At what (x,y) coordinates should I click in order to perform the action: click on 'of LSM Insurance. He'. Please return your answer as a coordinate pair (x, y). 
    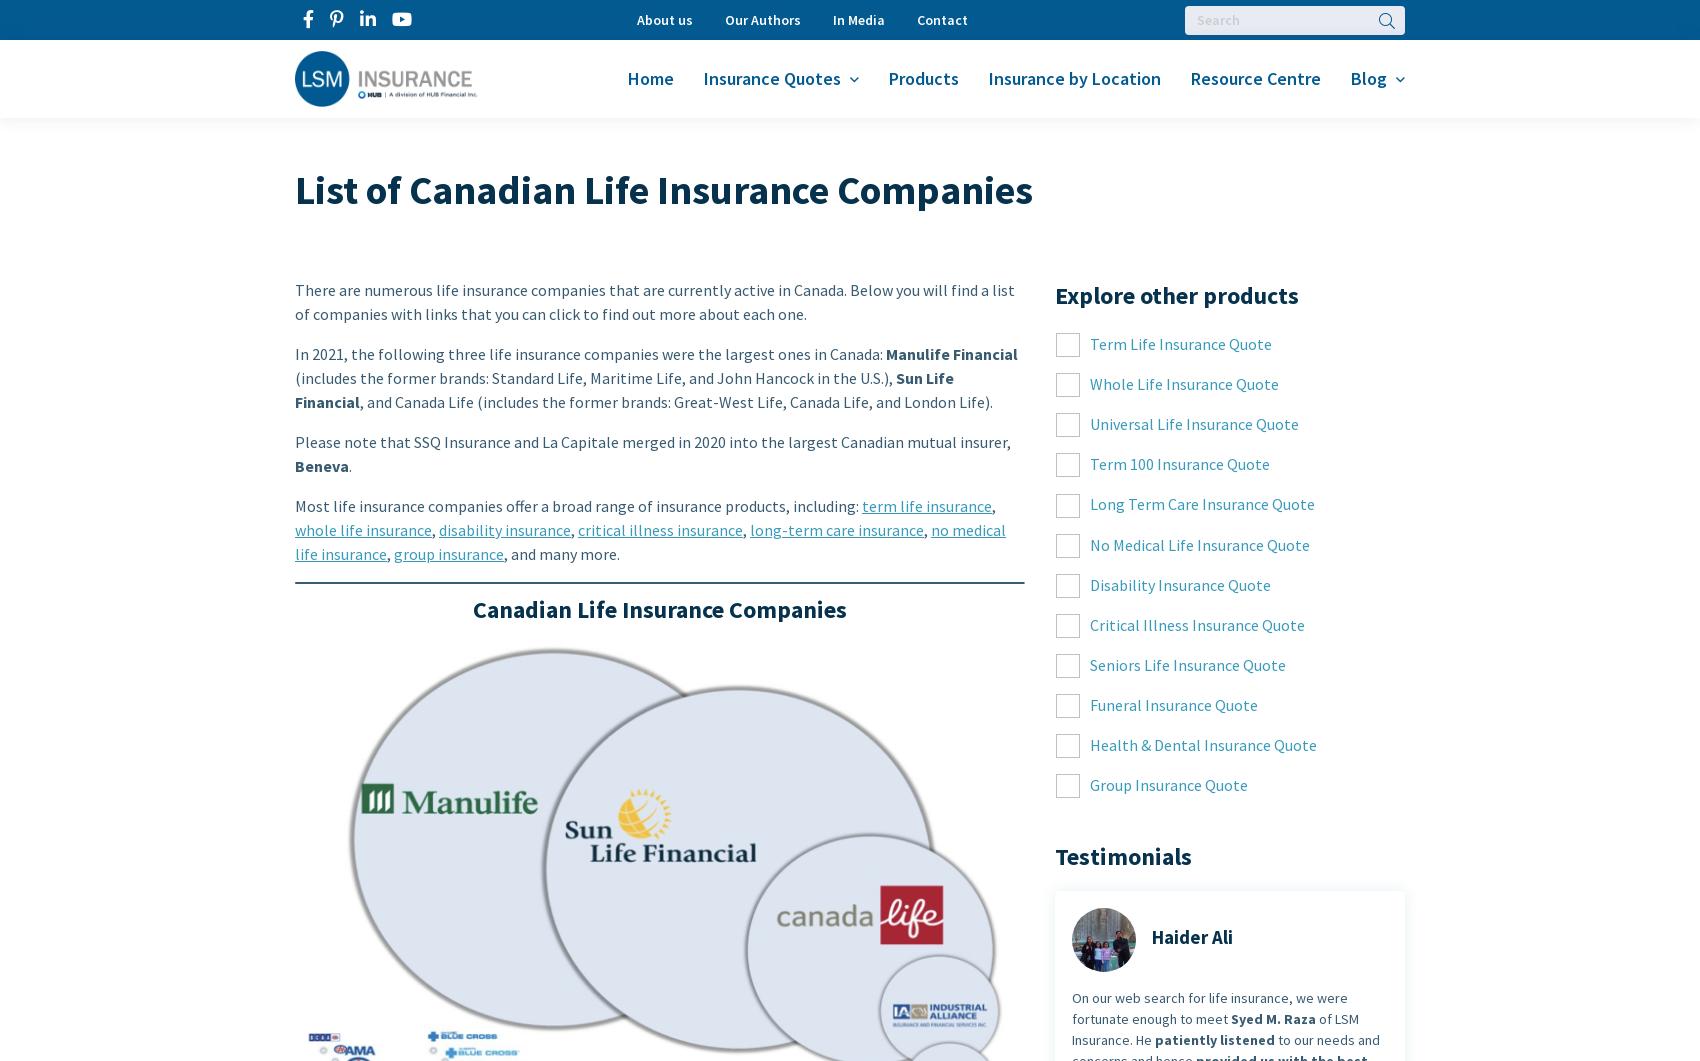
    Looking at the image, I should click on (1072, 1028).